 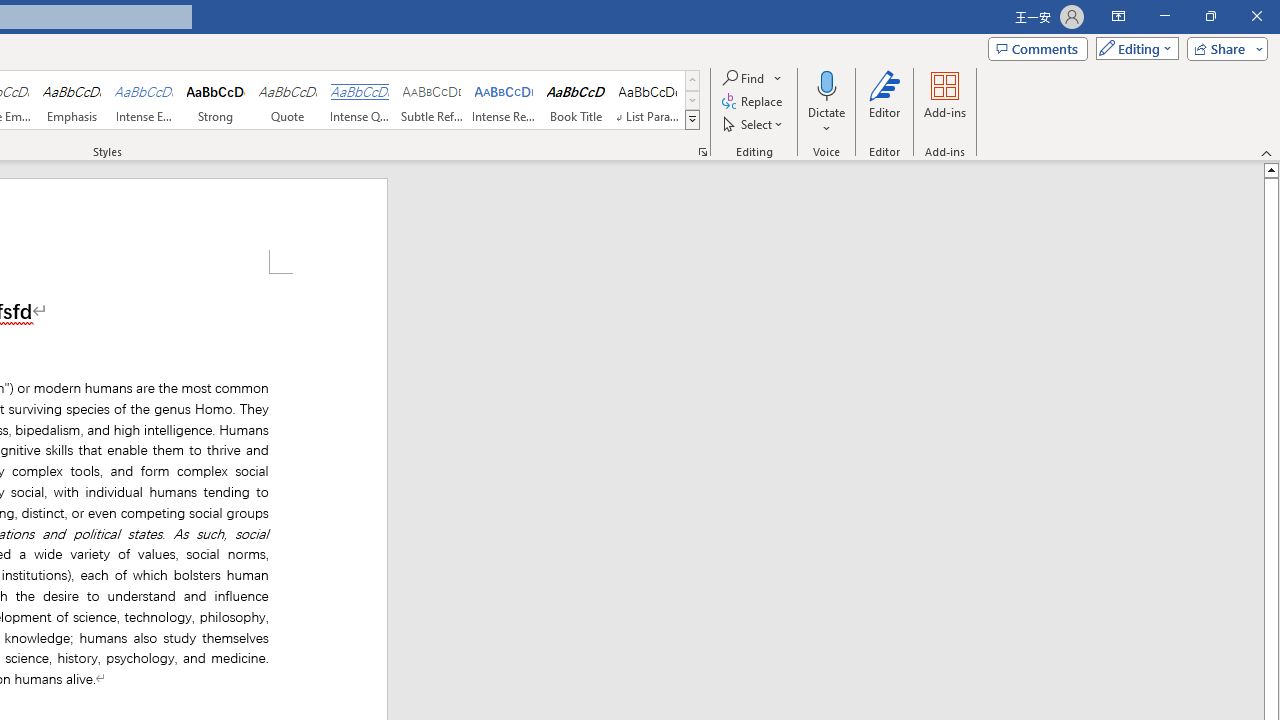 What do you see at coordinates (1133, 47) in the screenshot?
I see `'Mode'` at bounding box center [1133, 47].